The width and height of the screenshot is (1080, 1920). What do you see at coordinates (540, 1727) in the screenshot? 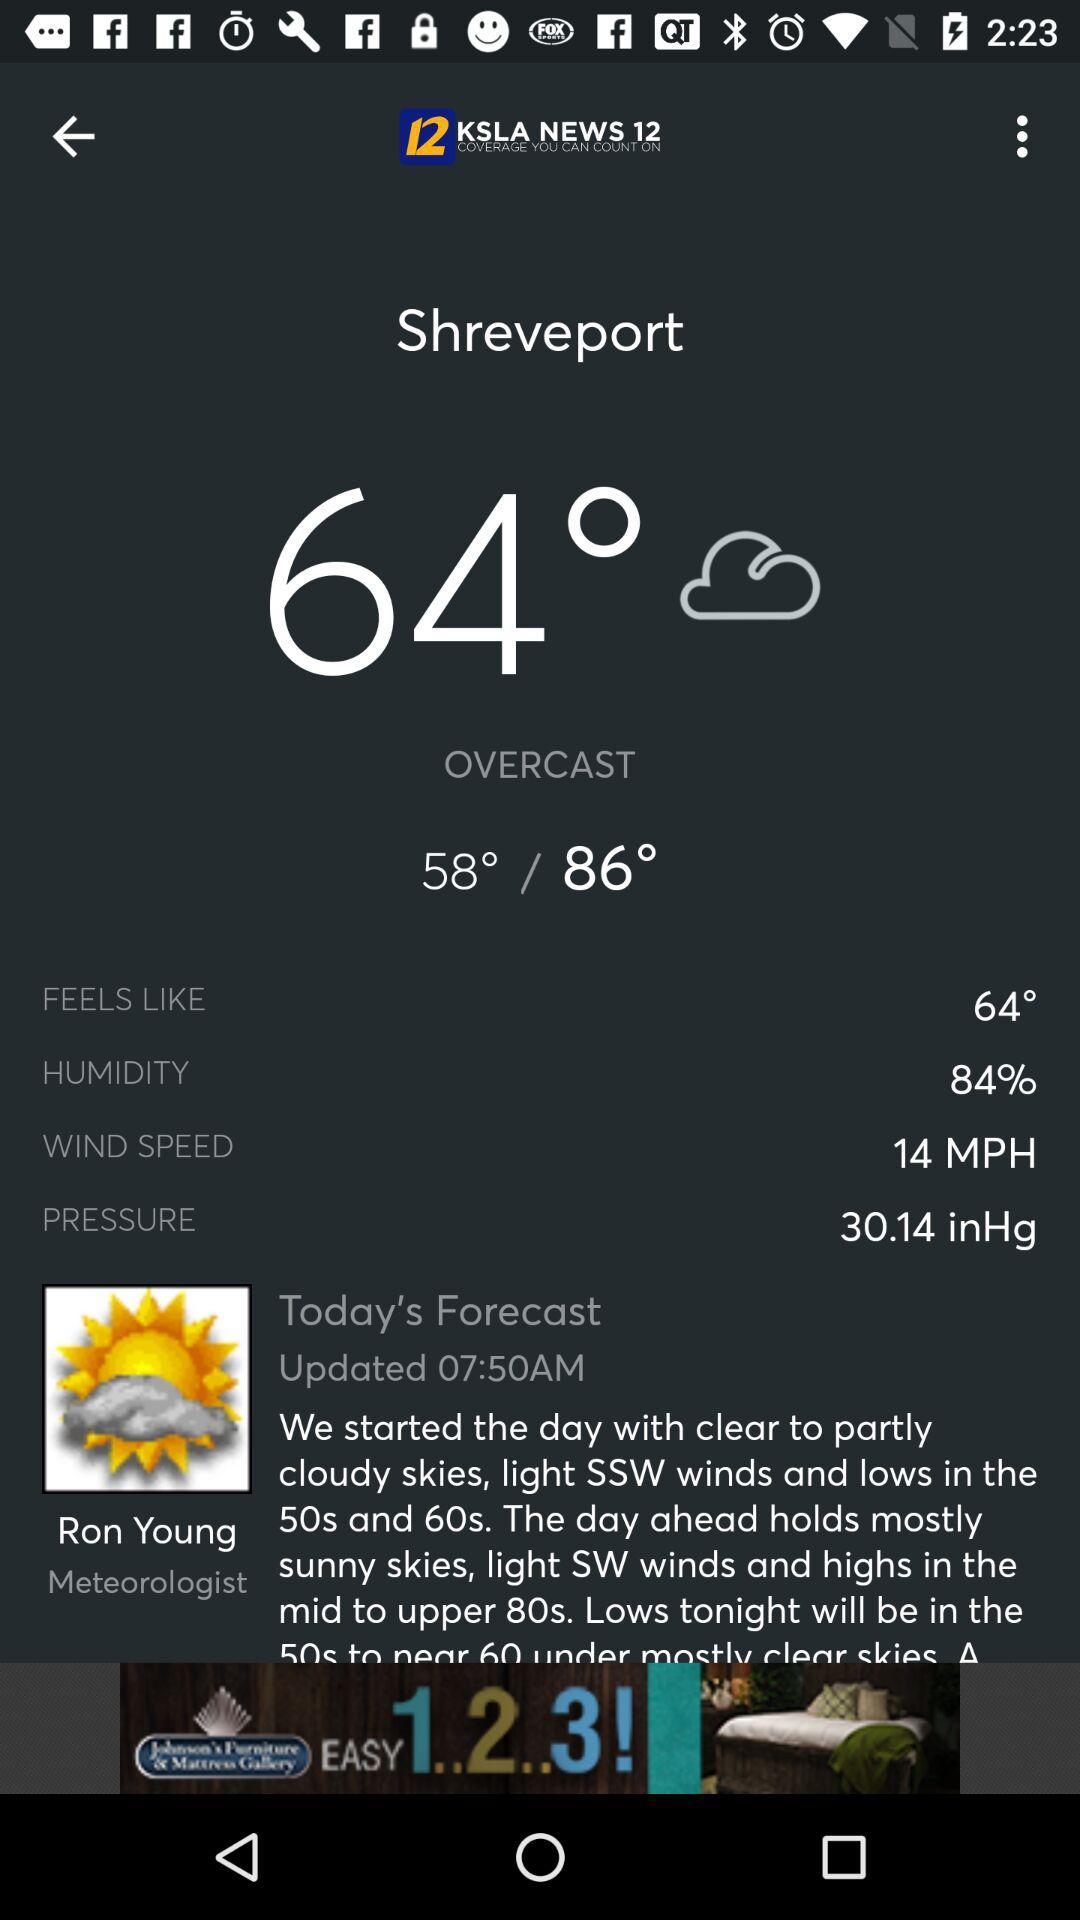
I see `advertisement` at bounding box center [540, 1727].